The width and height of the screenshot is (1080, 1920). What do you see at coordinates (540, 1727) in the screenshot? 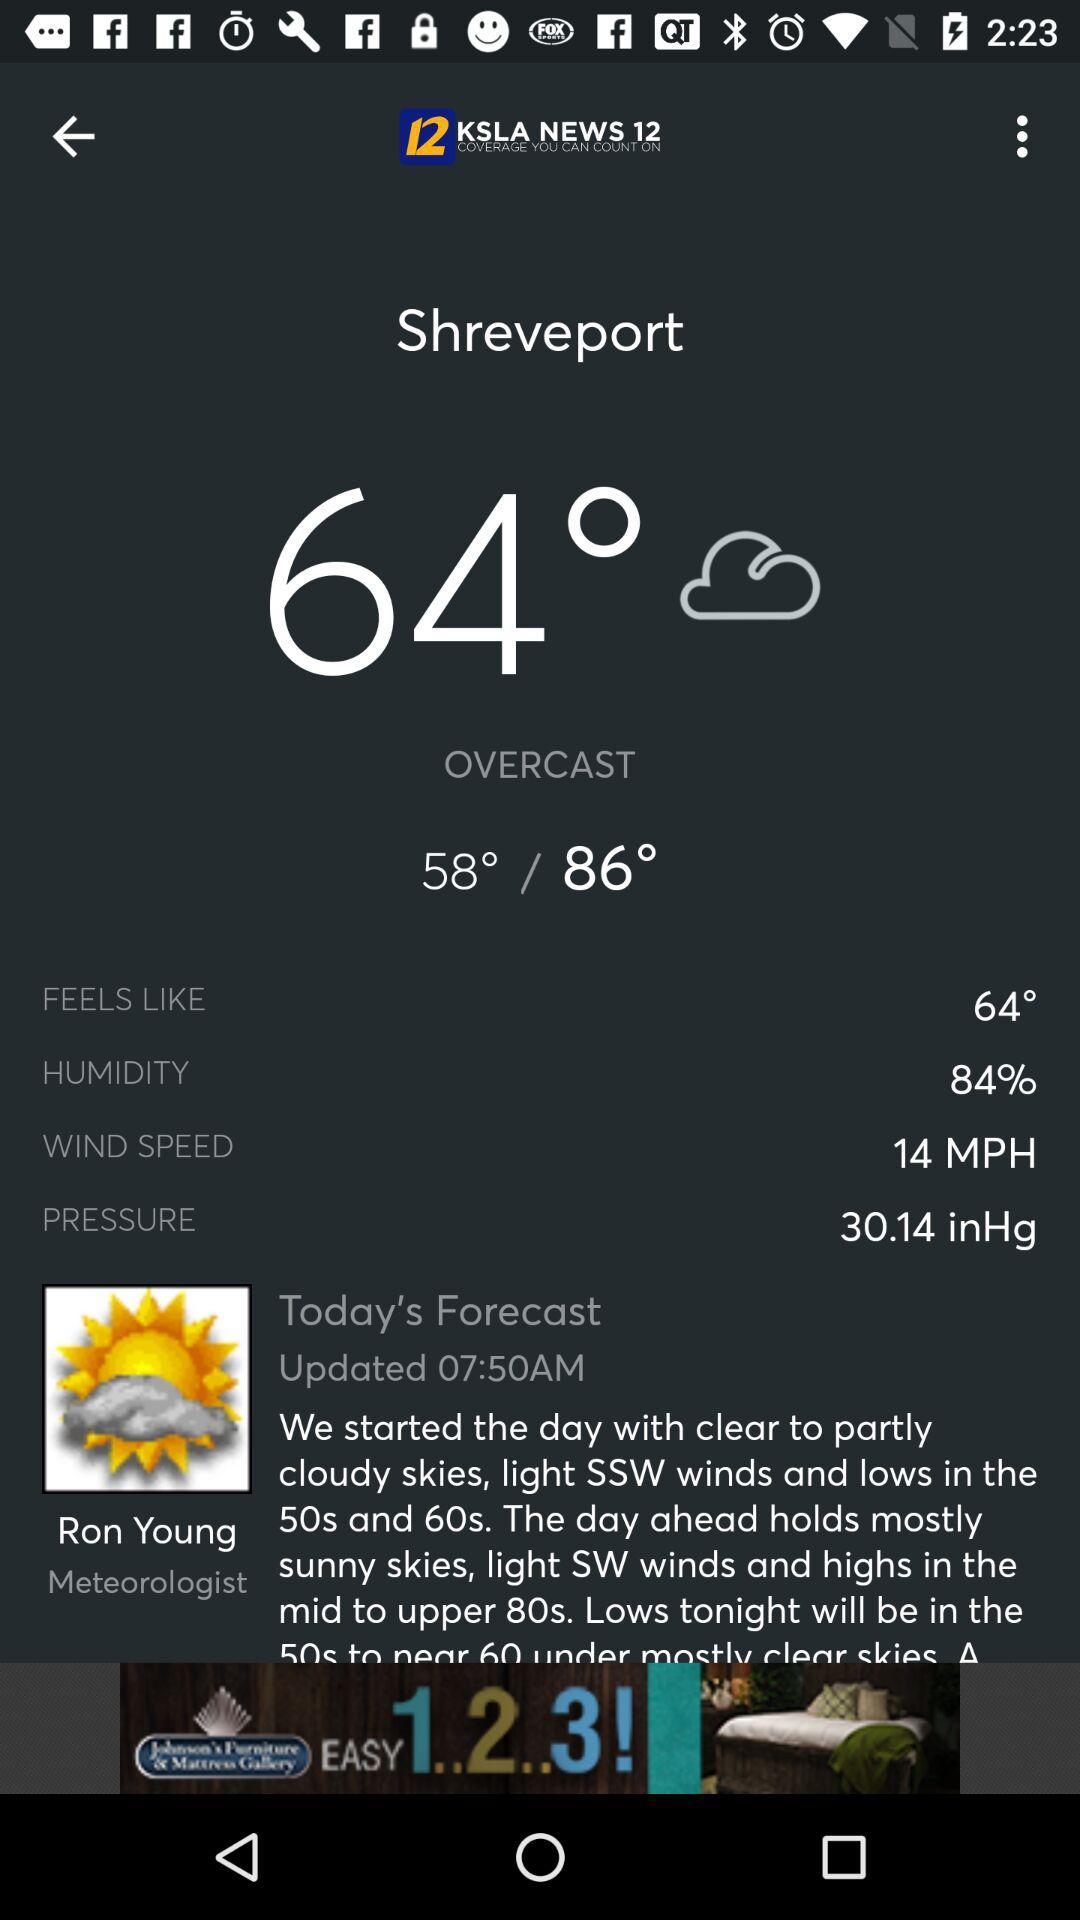
I see `advertisement` at bounding box center [540, 1727].